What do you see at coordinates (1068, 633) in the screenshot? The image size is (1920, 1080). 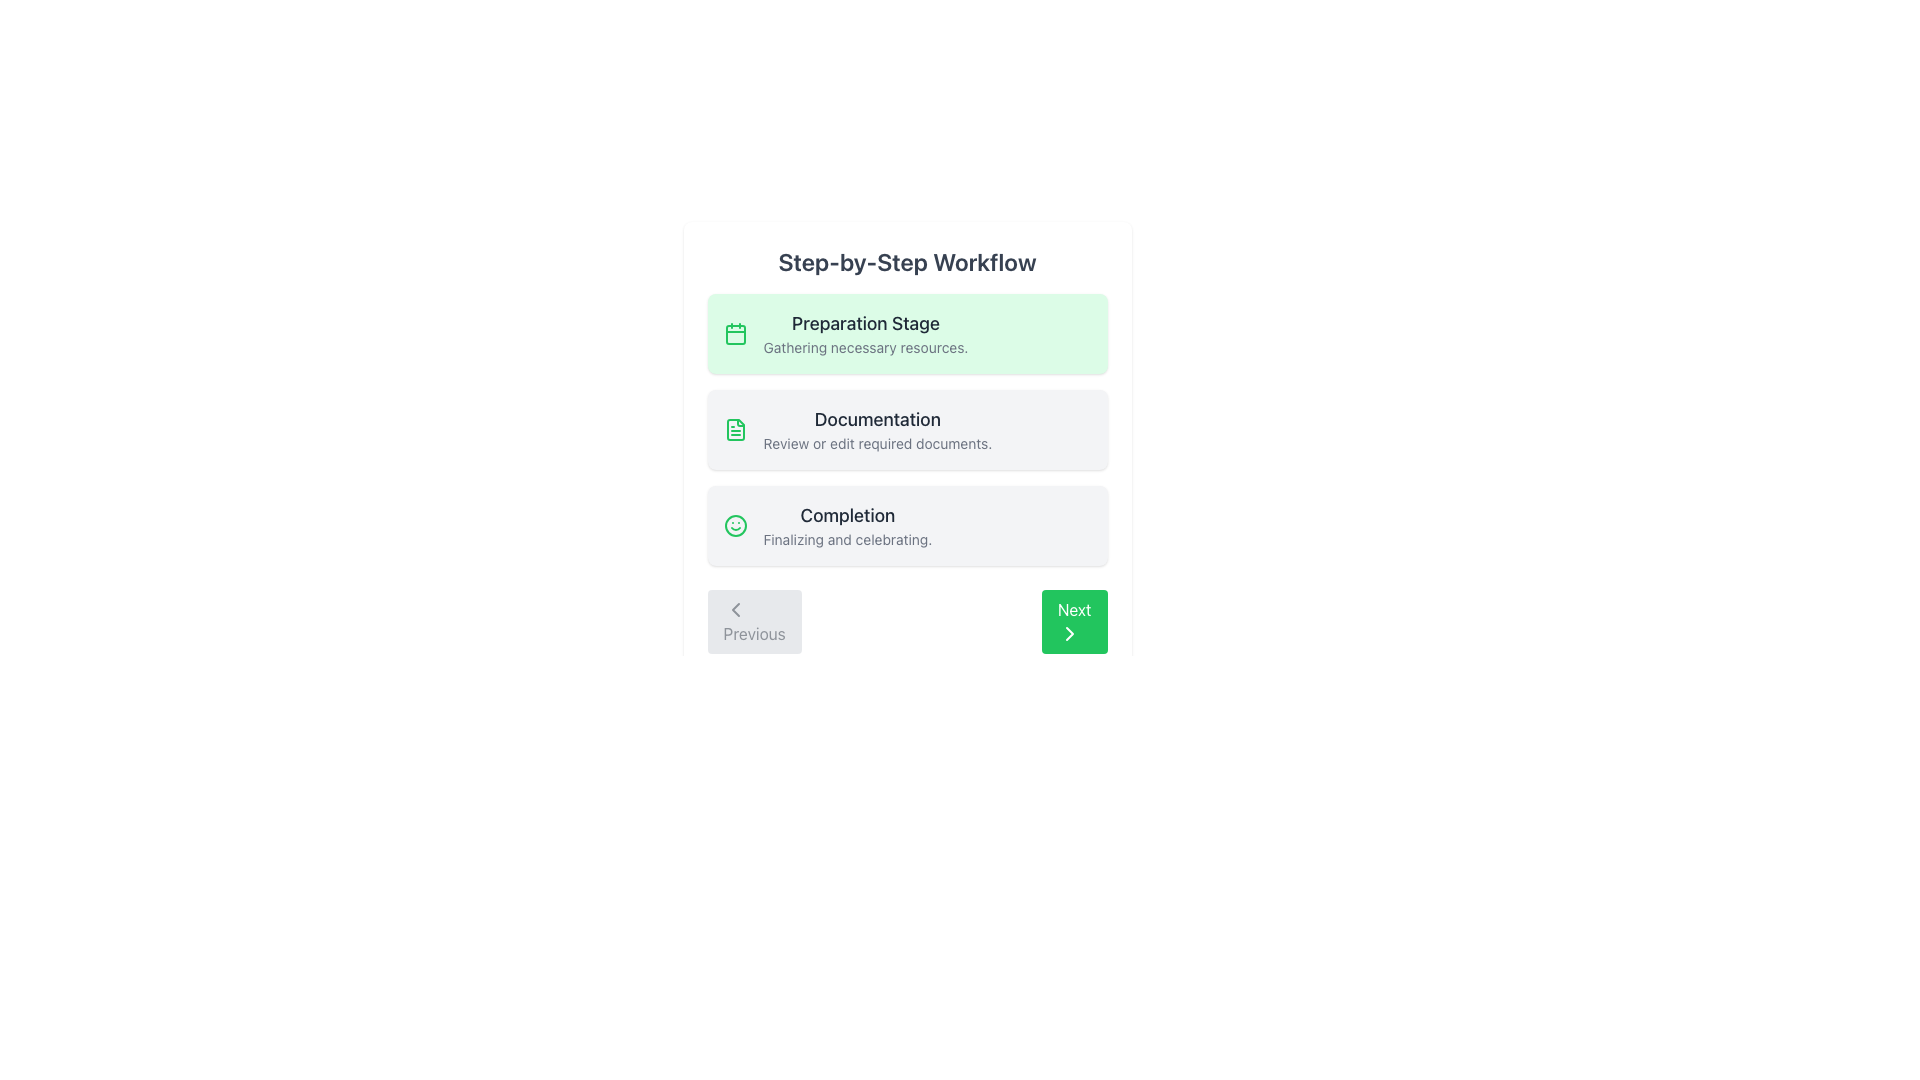 I see `over the SVG Icon that indicates a forward action, located within the 'Next' button at the bottom-right corner of the interface` at bounding box center [1068, 633].